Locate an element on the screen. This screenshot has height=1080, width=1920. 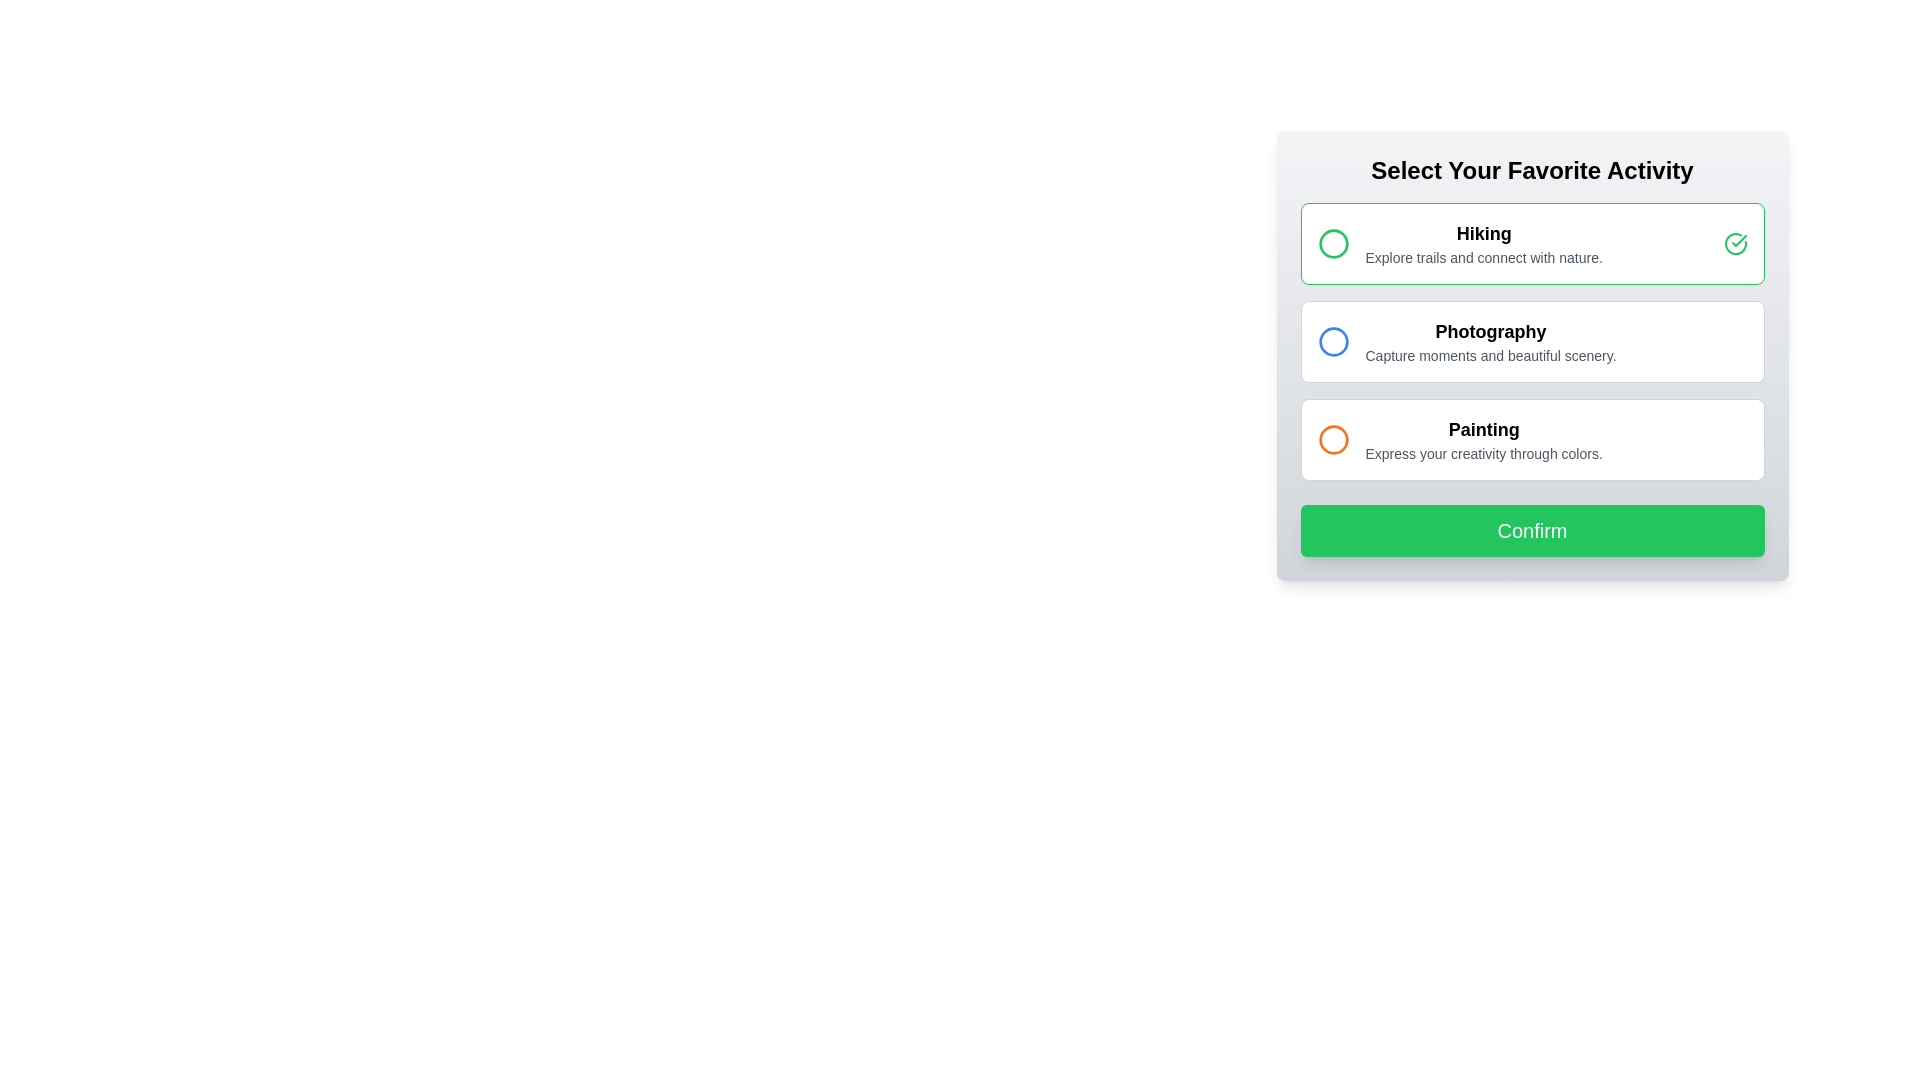
the text content displaying 'Hiking', which is the bold title in the first option under 'Select Your Favorite Activity' is located at coordinates (1484, 242).